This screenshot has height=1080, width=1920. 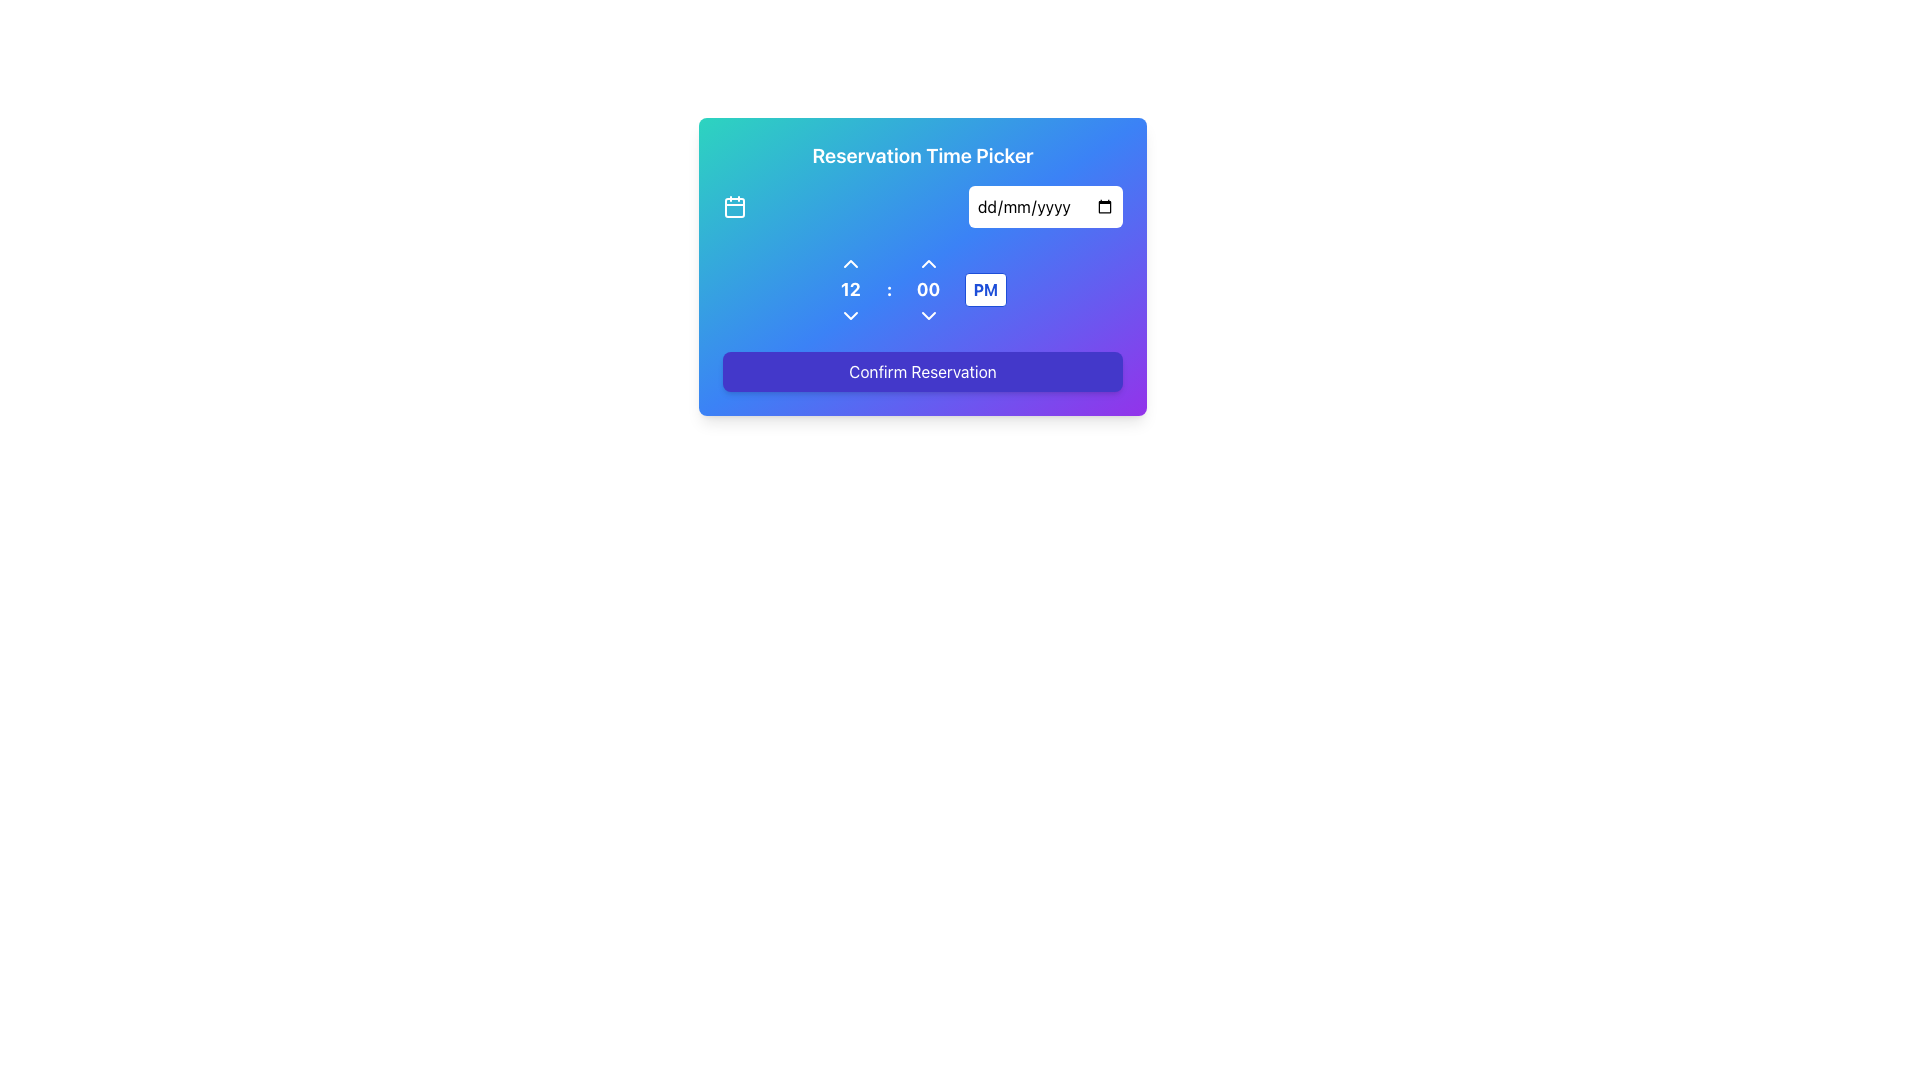 I want to click on the downward-pointing chevron icon in the time selection area to decrease the hour value, so click(x=850, y=315).